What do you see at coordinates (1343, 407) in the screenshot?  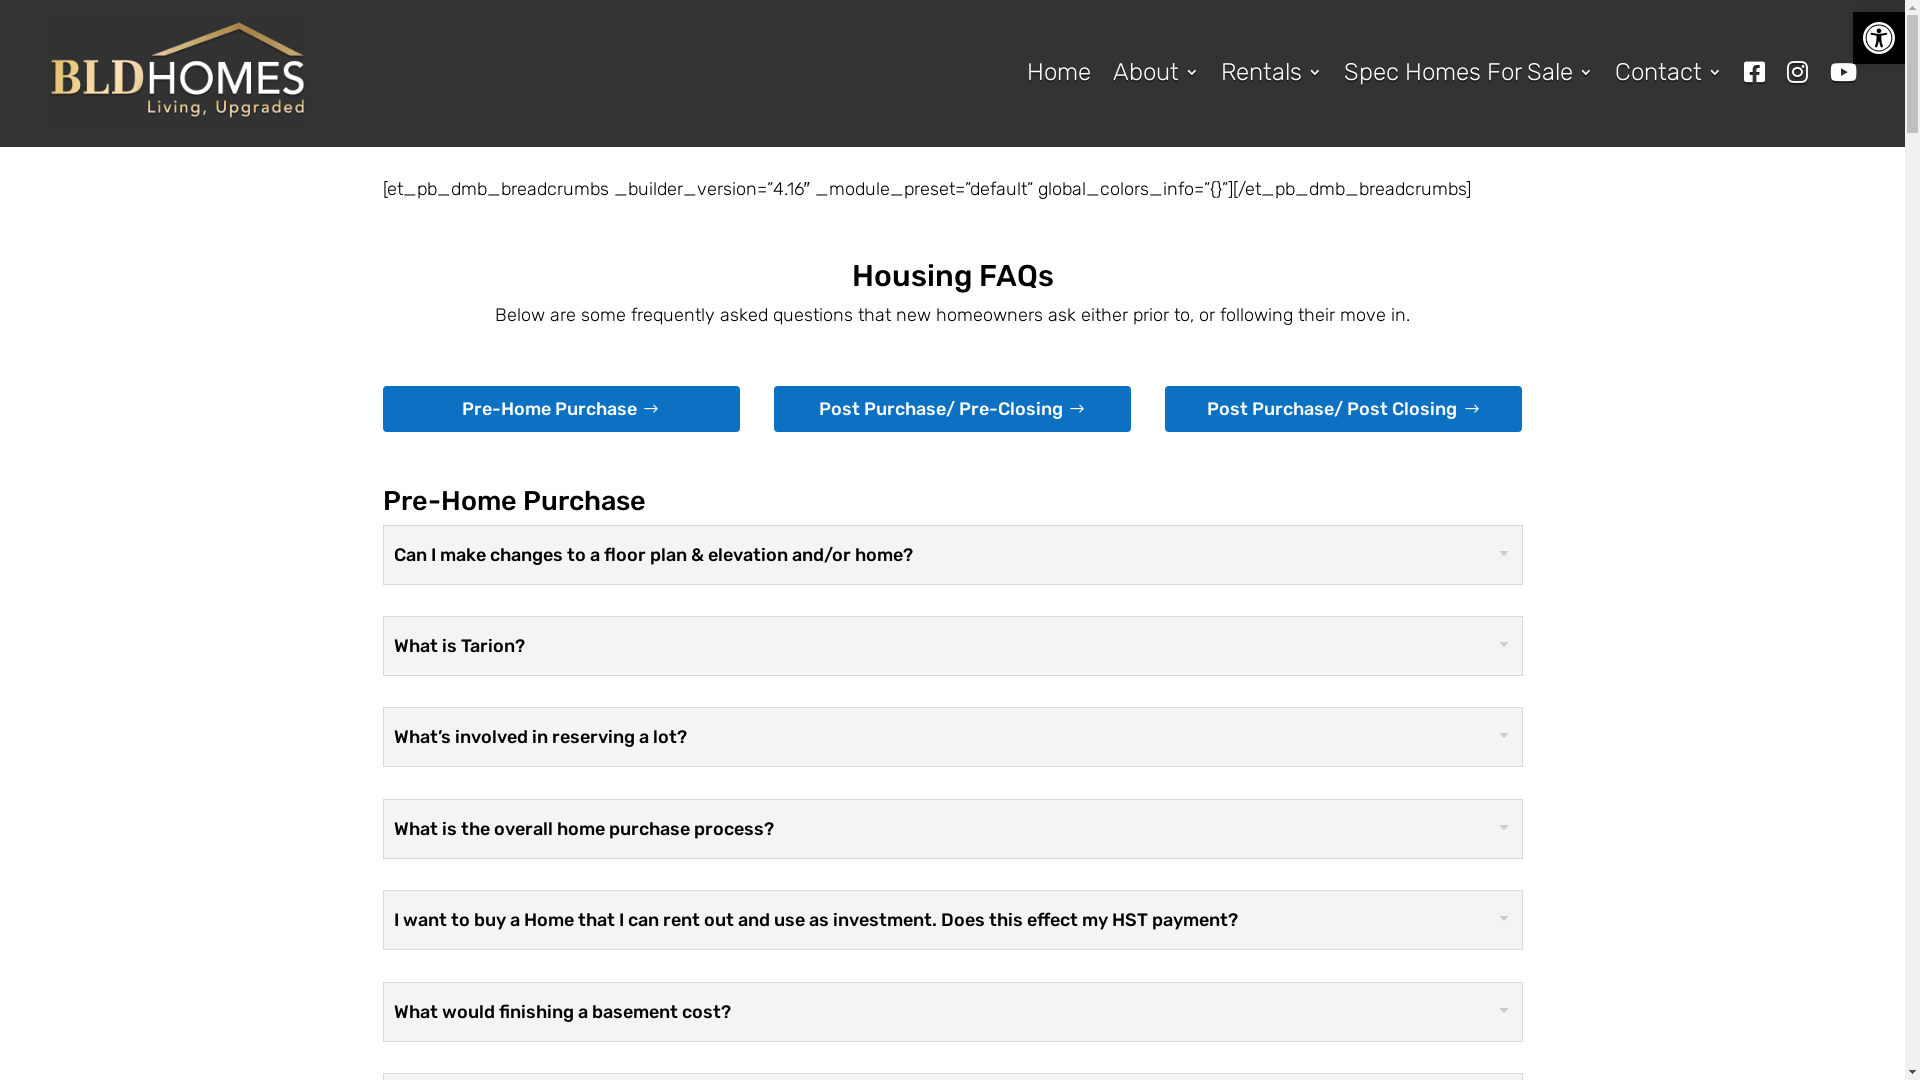 I see `'Post Purchase/ Post Closing'` at bounding box center [1343, 407].